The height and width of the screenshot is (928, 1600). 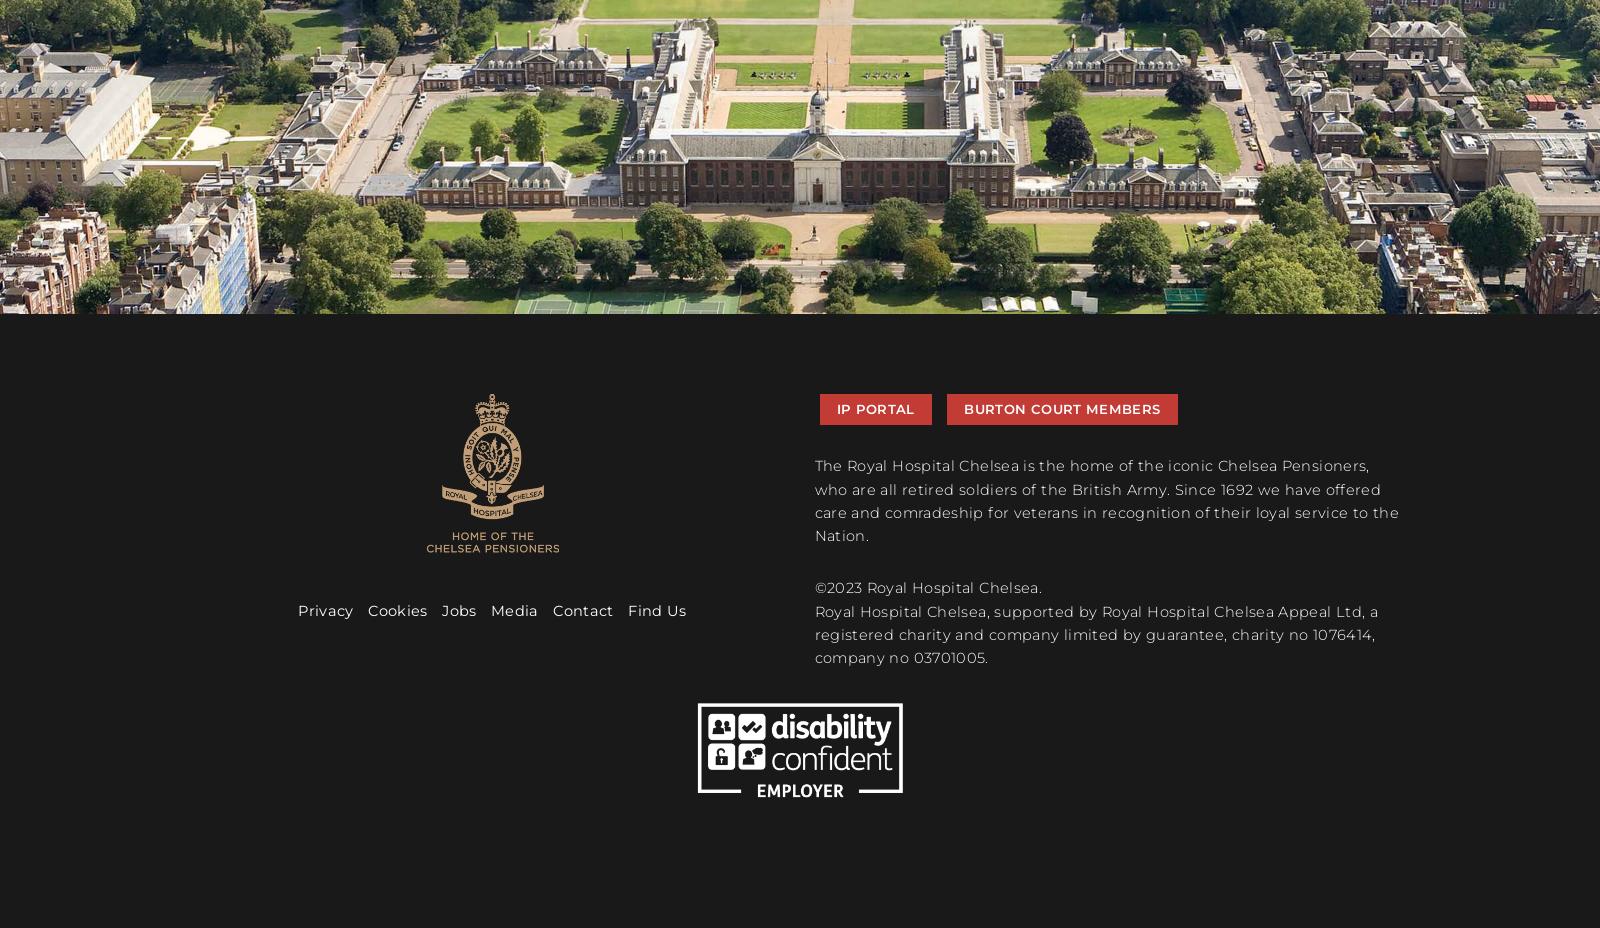 What do you see at coordinates (813, 500) in the screenshot?
I see `'The Royal Hospital Chelsea is the home of the iconic Chelsea Pensioners, who are all retired soldiers of the British Army. Since 1692 we have offered care and comradeship for veterans in recognition of their loyal service to the Nation.'` at bounding box center [813, 500].